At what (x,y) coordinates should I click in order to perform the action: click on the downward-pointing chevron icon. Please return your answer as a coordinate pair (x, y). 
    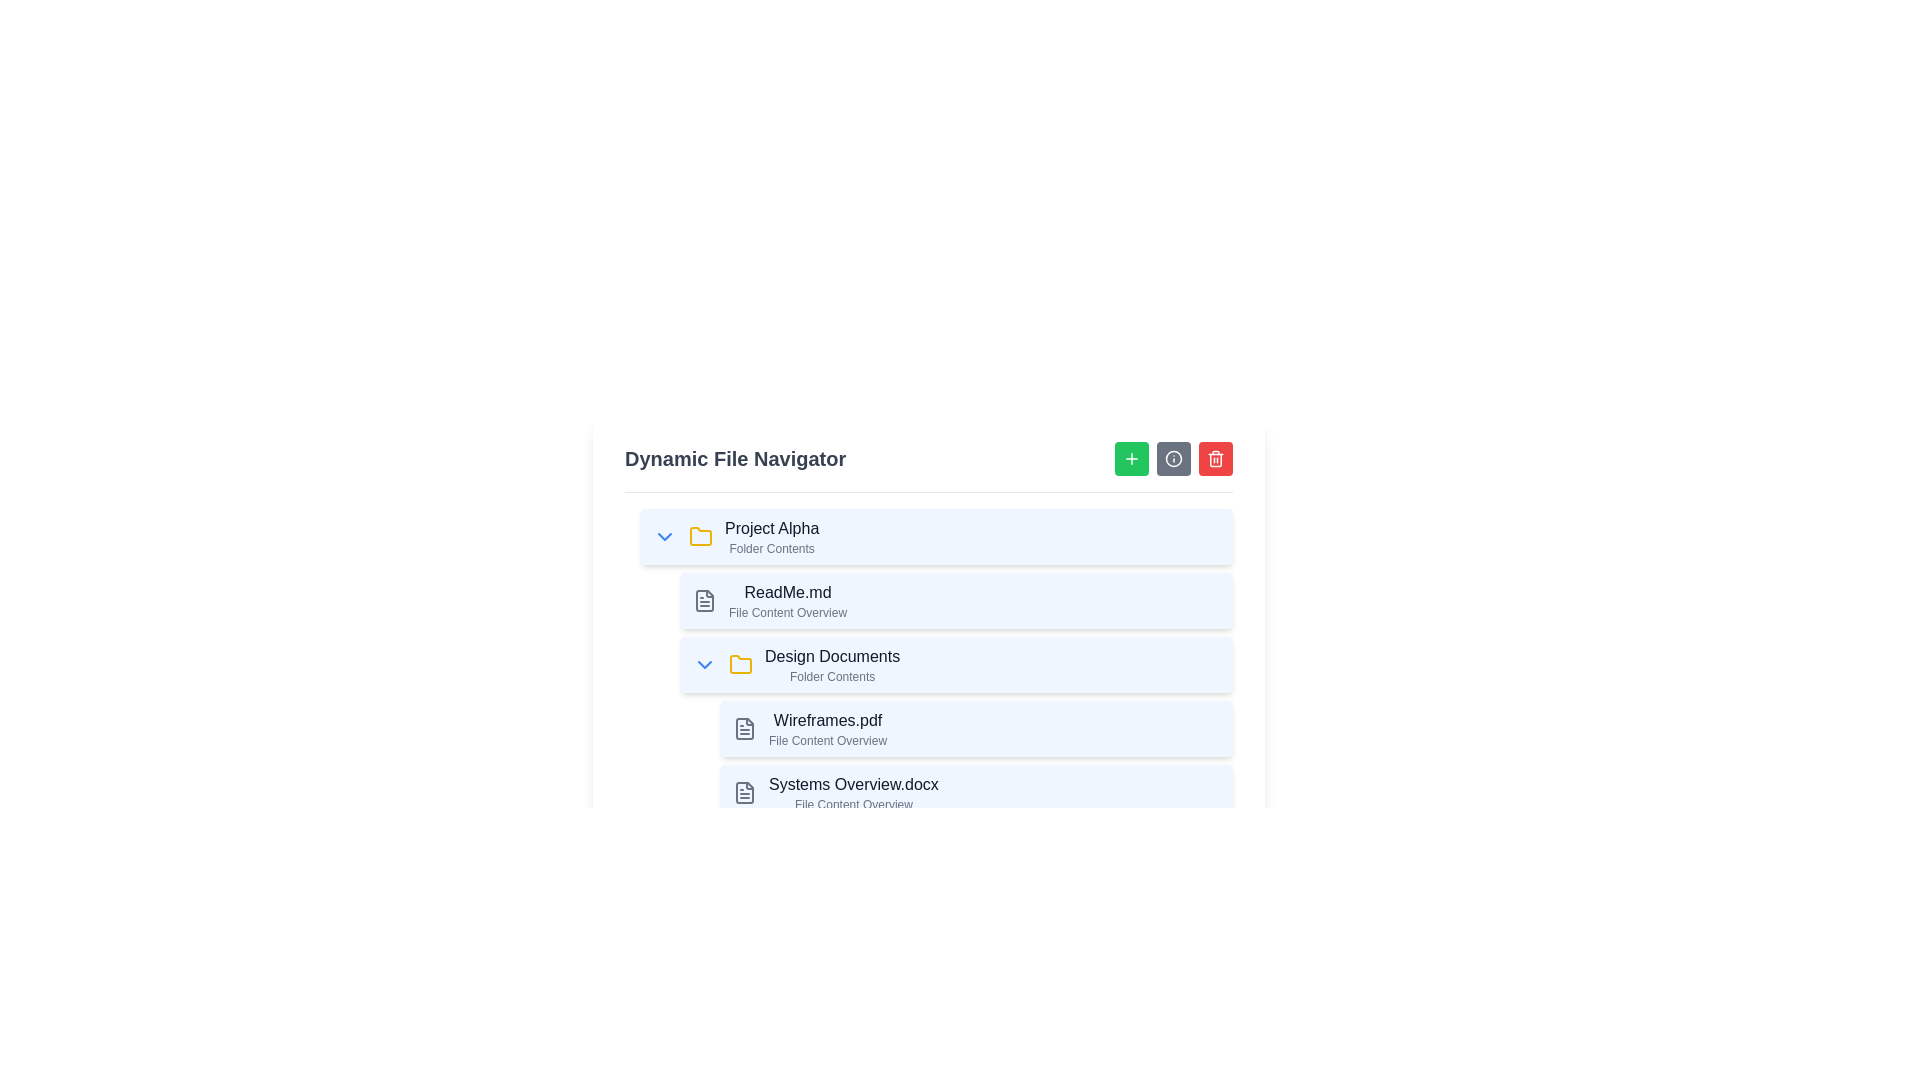
    Looking at the image, I should click on (665, 535).